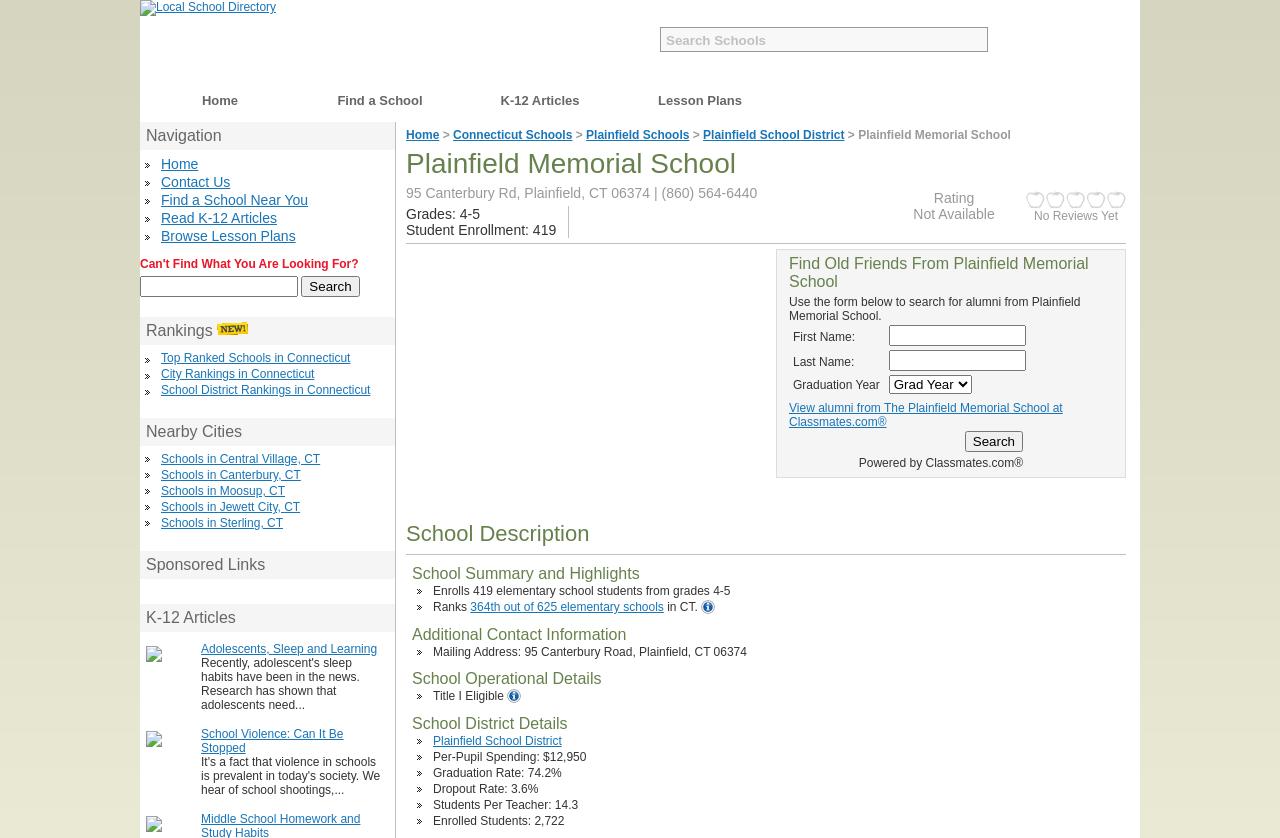 This screenshot has height=838, width=1280. I want to click on 'Schools in Canterbury, CT', so click(161, 474).